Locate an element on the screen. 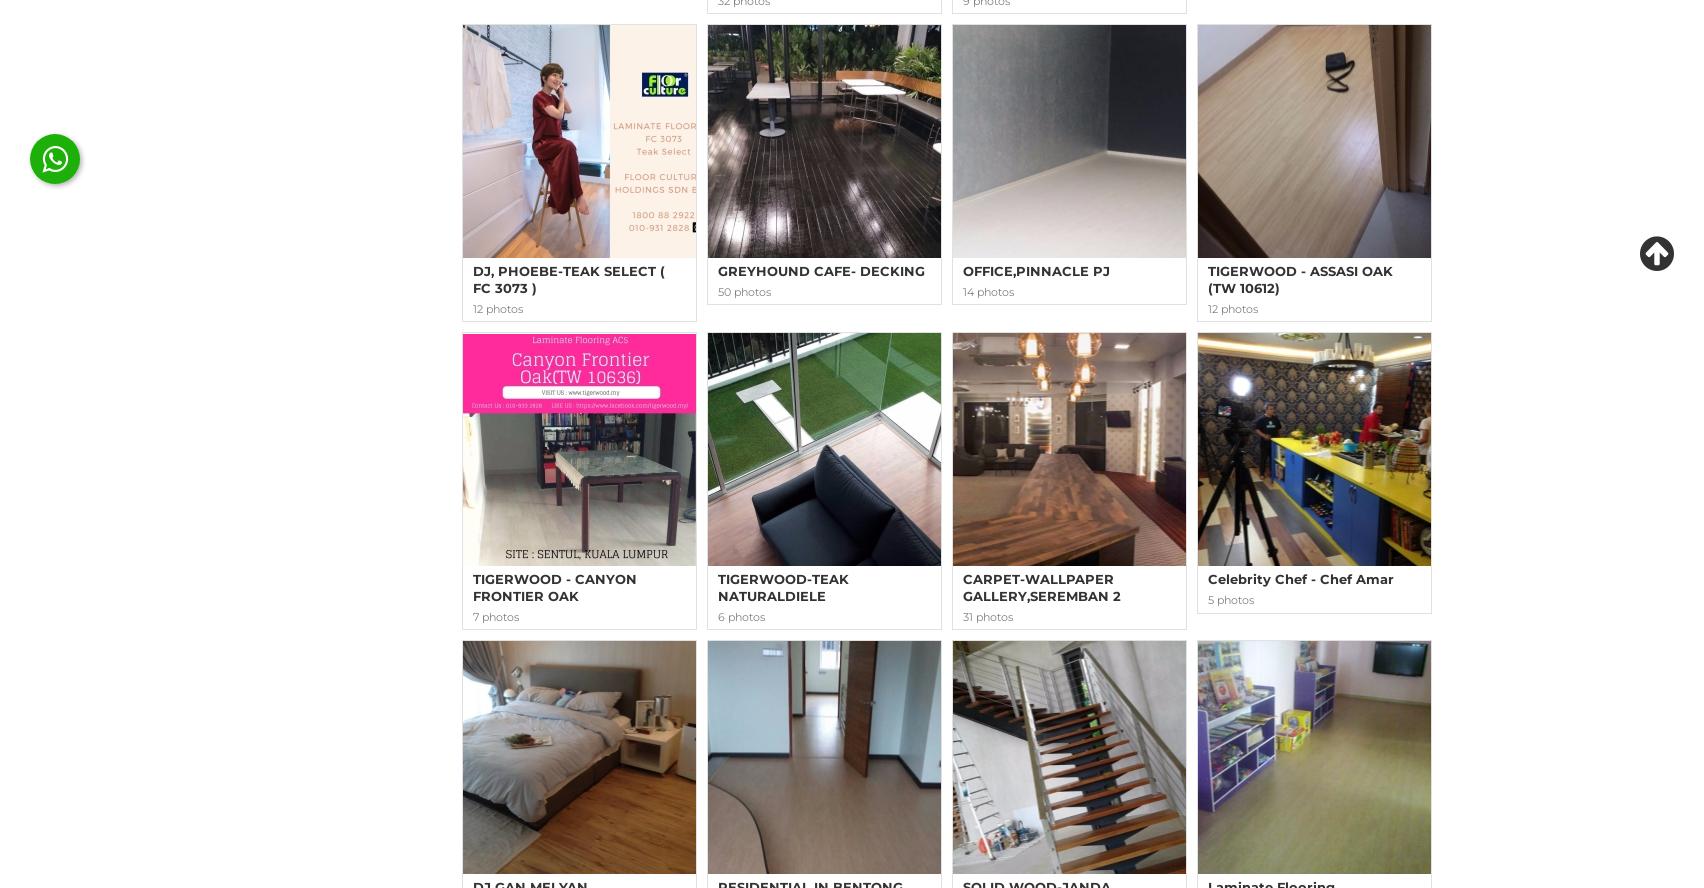  '31 photos' is located at coordinates (962, 615).